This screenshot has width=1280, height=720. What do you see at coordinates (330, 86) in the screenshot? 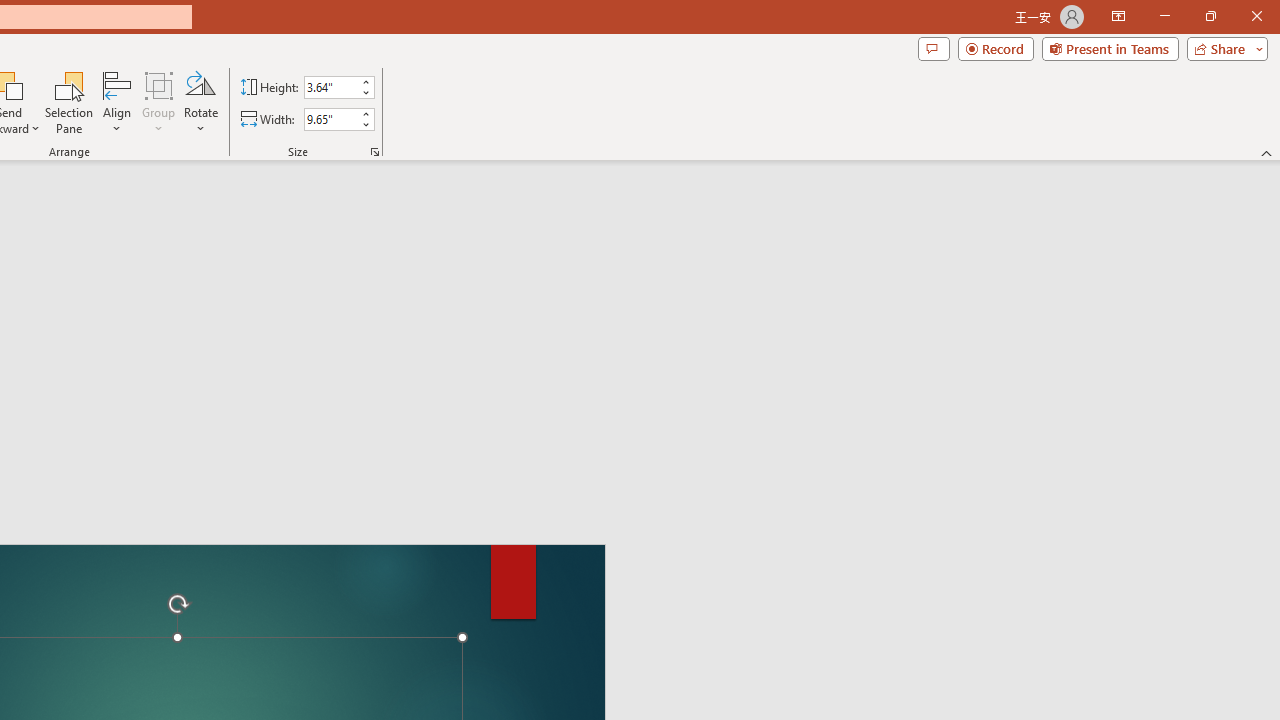
I see `'Shape Height'` at bounding box center [330, 86].